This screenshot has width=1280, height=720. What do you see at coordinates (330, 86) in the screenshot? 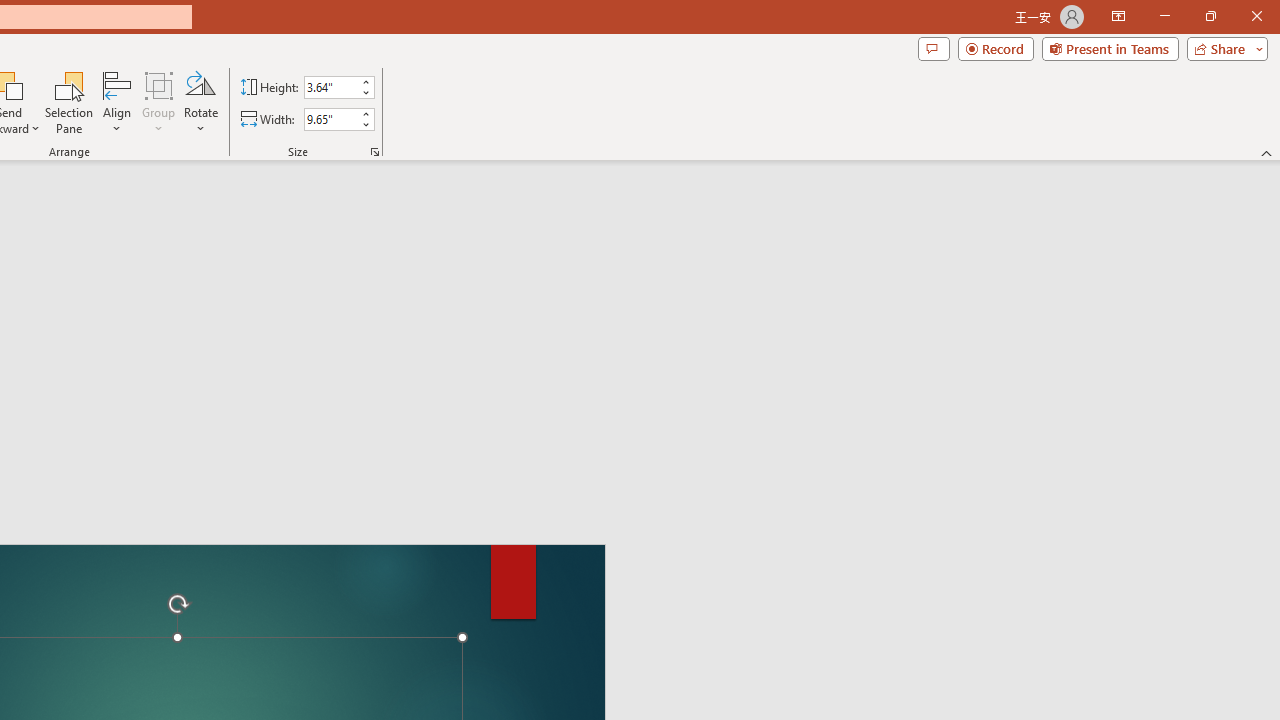
I see `'Shape Height'` at bounding box center [330, 86].